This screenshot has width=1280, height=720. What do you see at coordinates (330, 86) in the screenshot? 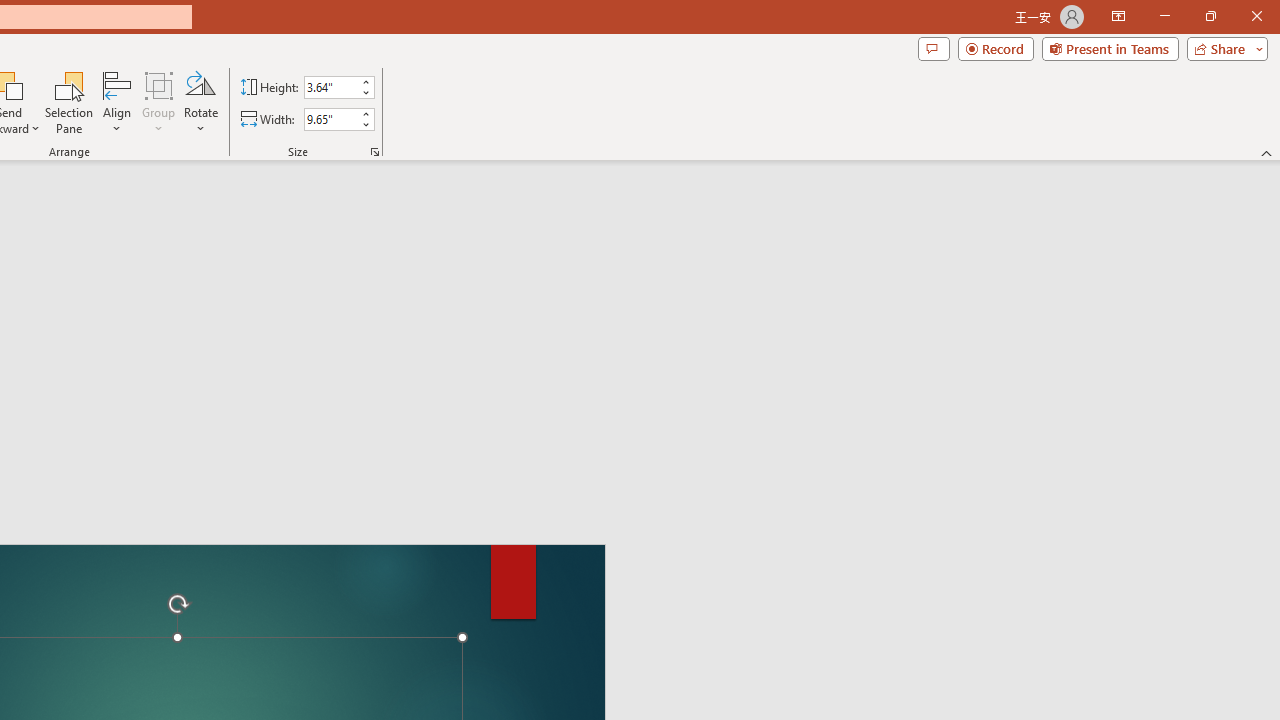
I see `'Shape Height'` at bounding box center [330, 86].